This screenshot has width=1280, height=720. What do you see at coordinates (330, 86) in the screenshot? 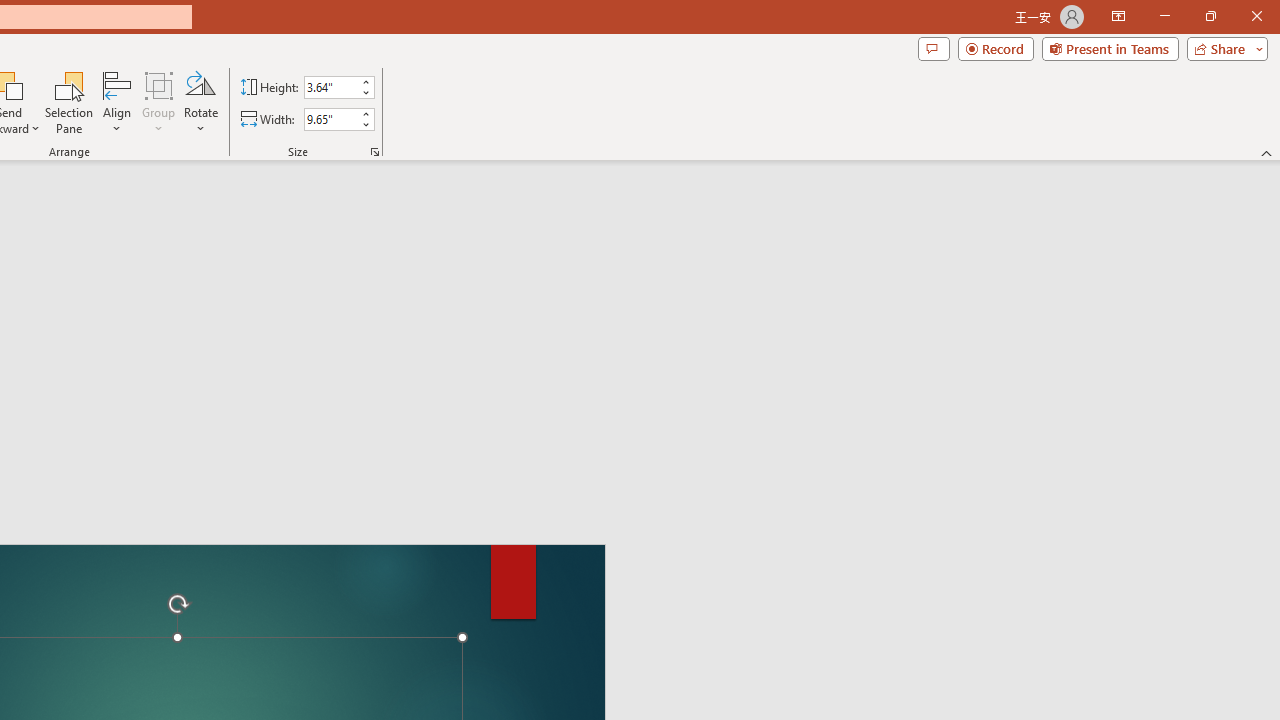
I see `'Shape Height'` at bounding box center [330, 86].